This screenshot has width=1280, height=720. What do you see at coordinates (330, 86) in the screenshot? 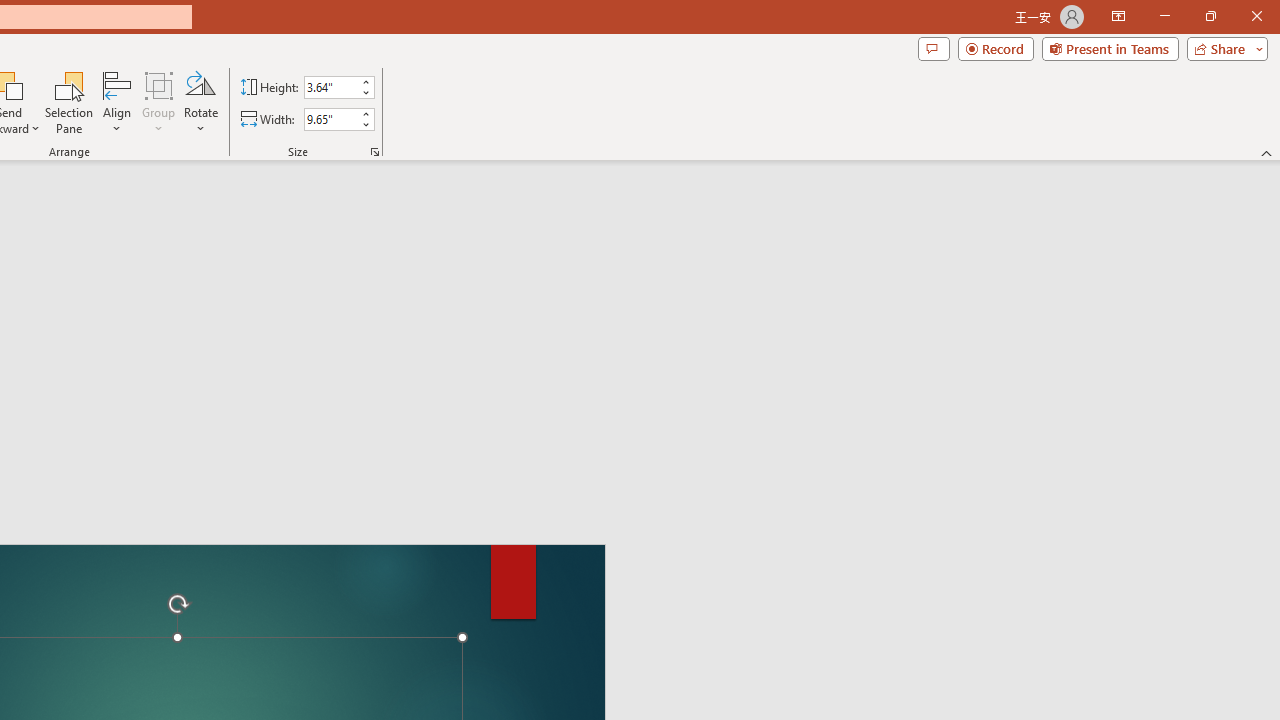
I see `'Shape Height'` at bounding box center [330, 86].